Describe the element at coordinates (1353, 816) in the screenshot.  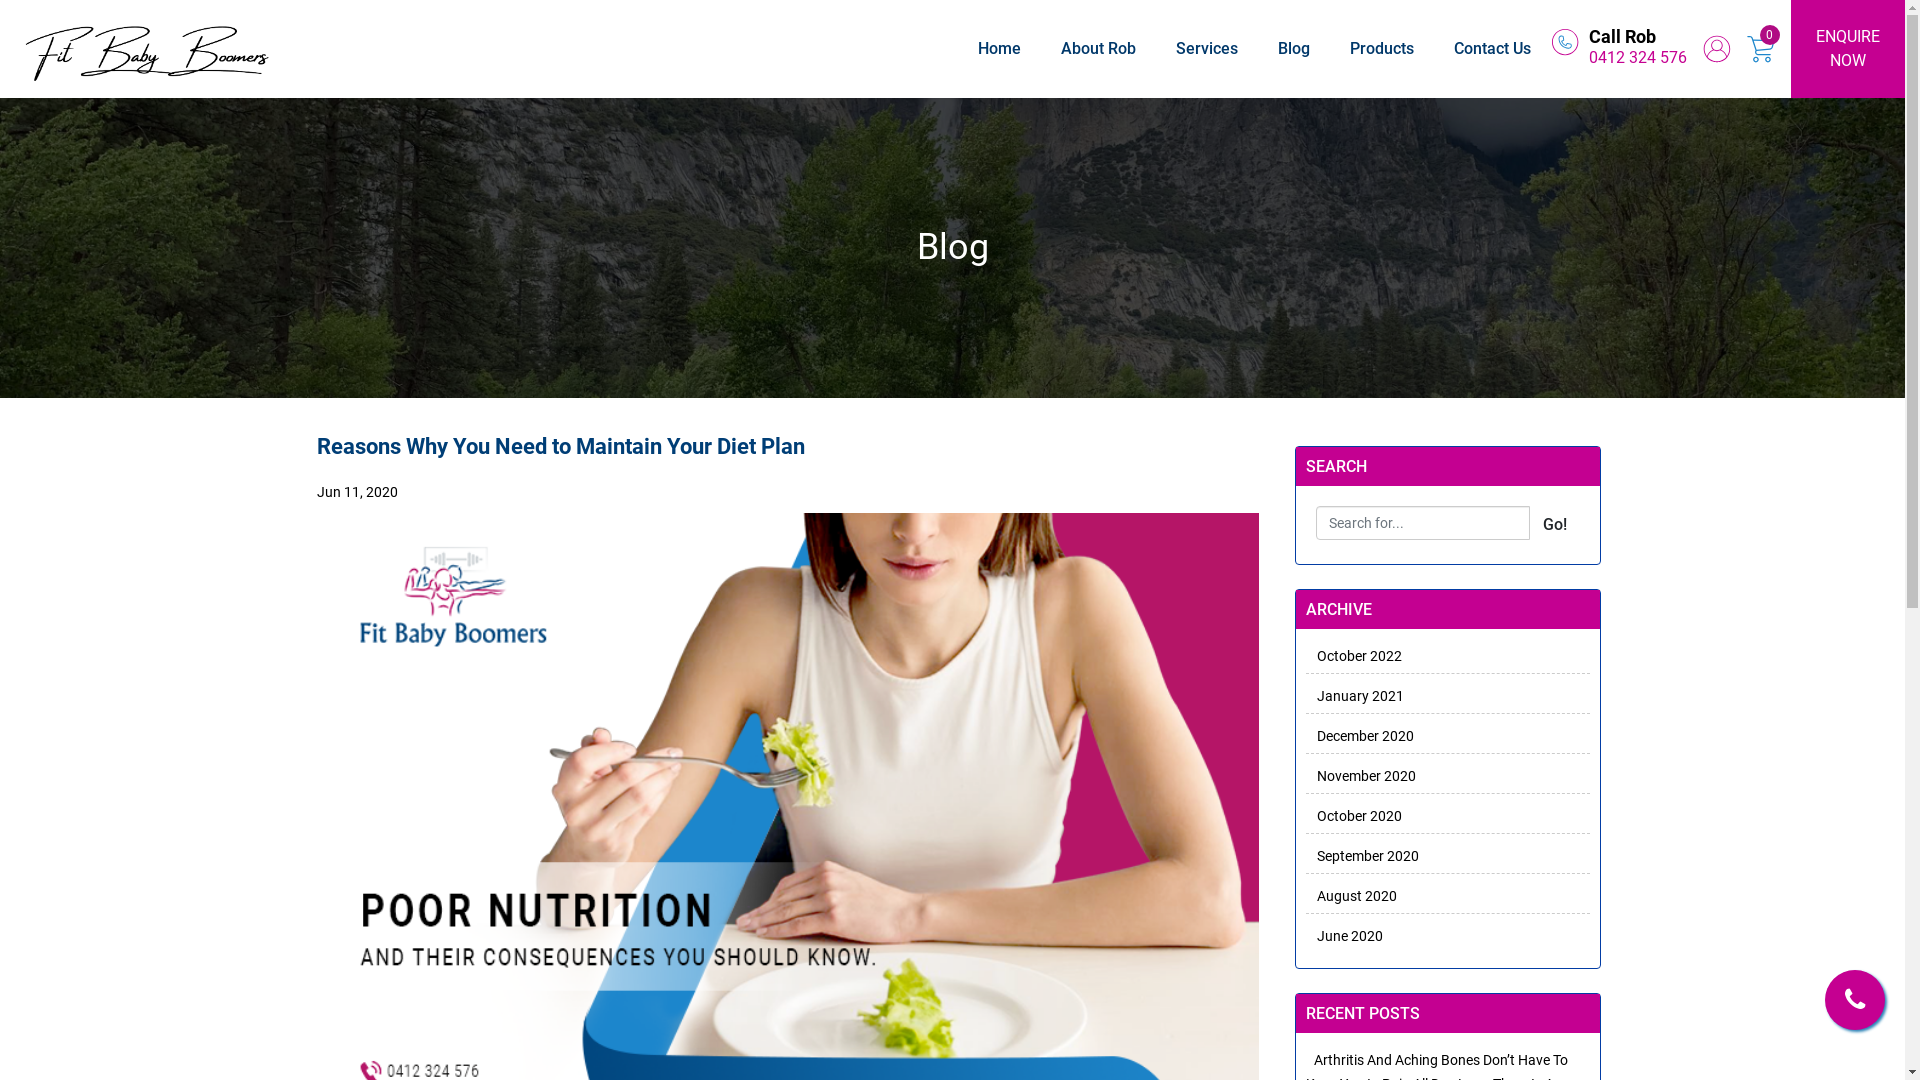
I see `'October 2020'` at that location.